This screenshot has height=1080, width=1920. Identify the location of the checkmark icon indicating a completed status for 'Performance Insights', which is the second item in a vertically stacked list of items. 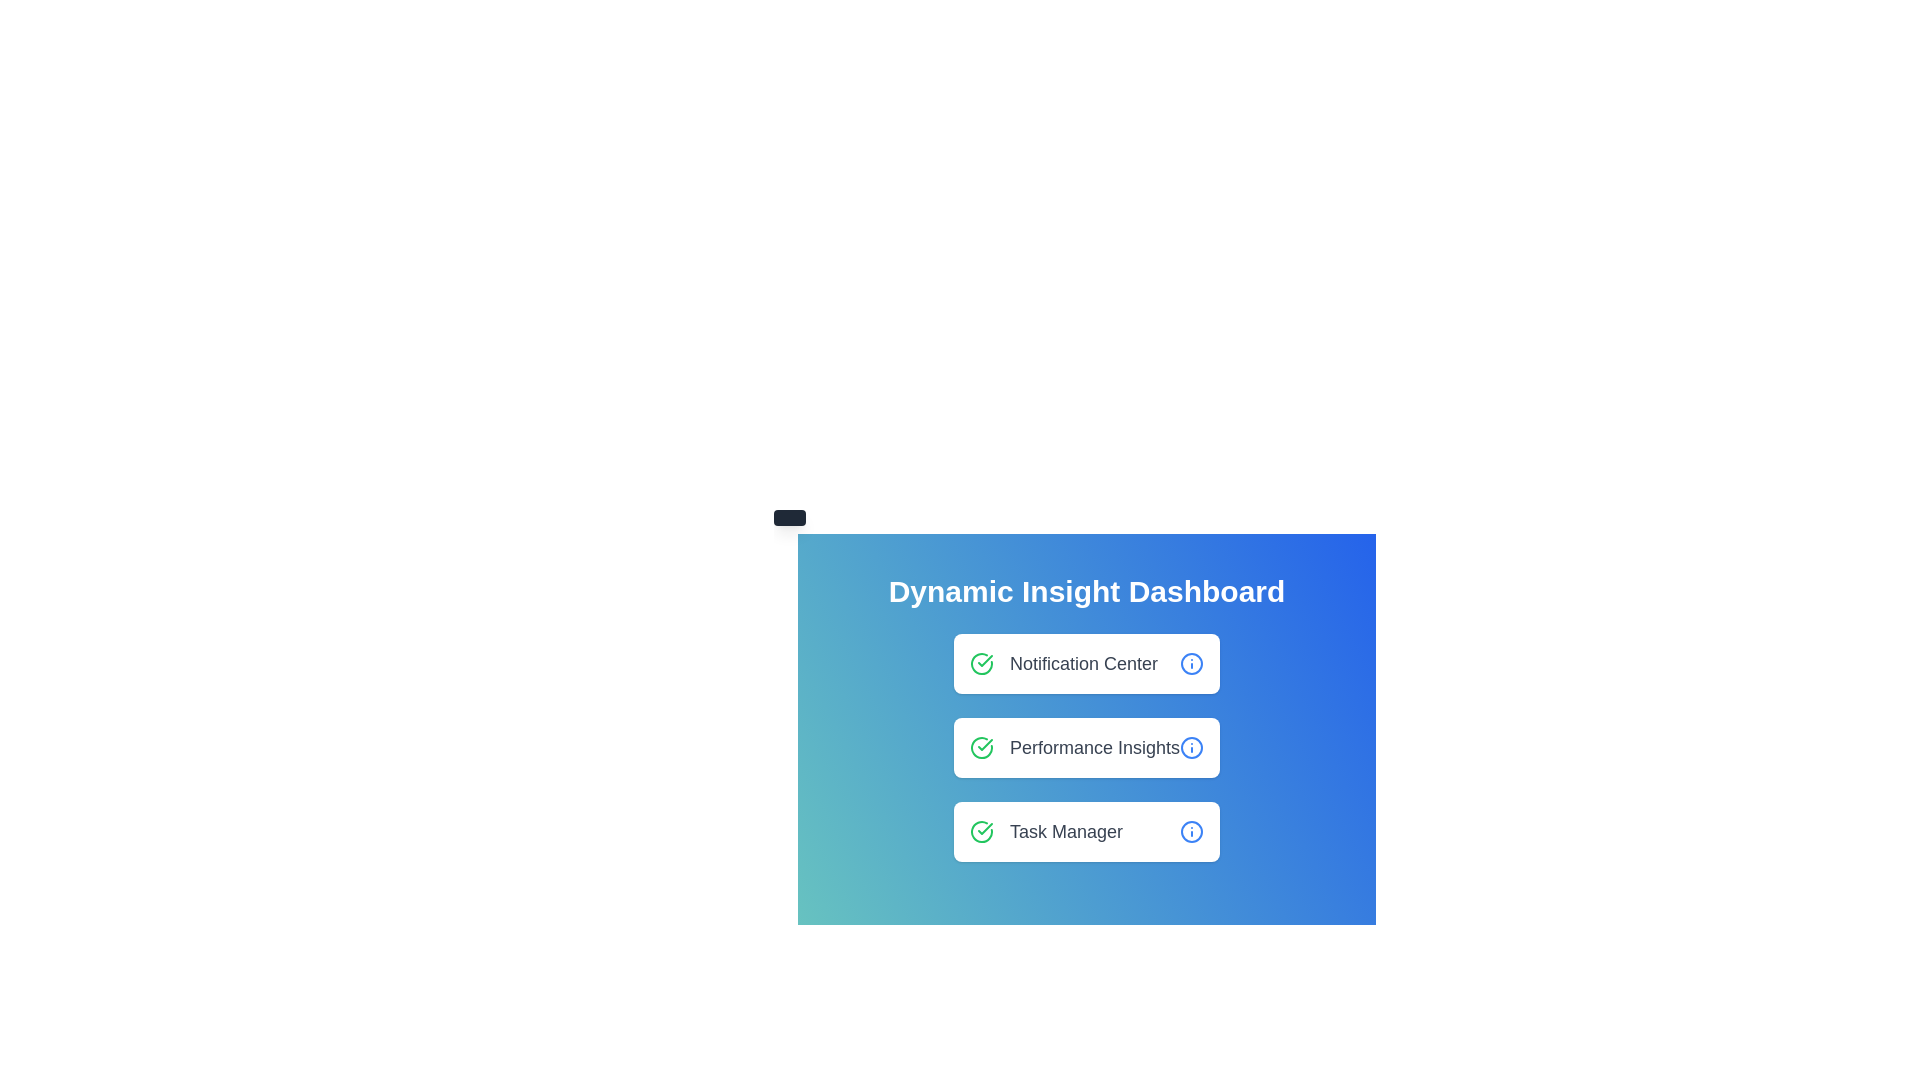
(981, 748).